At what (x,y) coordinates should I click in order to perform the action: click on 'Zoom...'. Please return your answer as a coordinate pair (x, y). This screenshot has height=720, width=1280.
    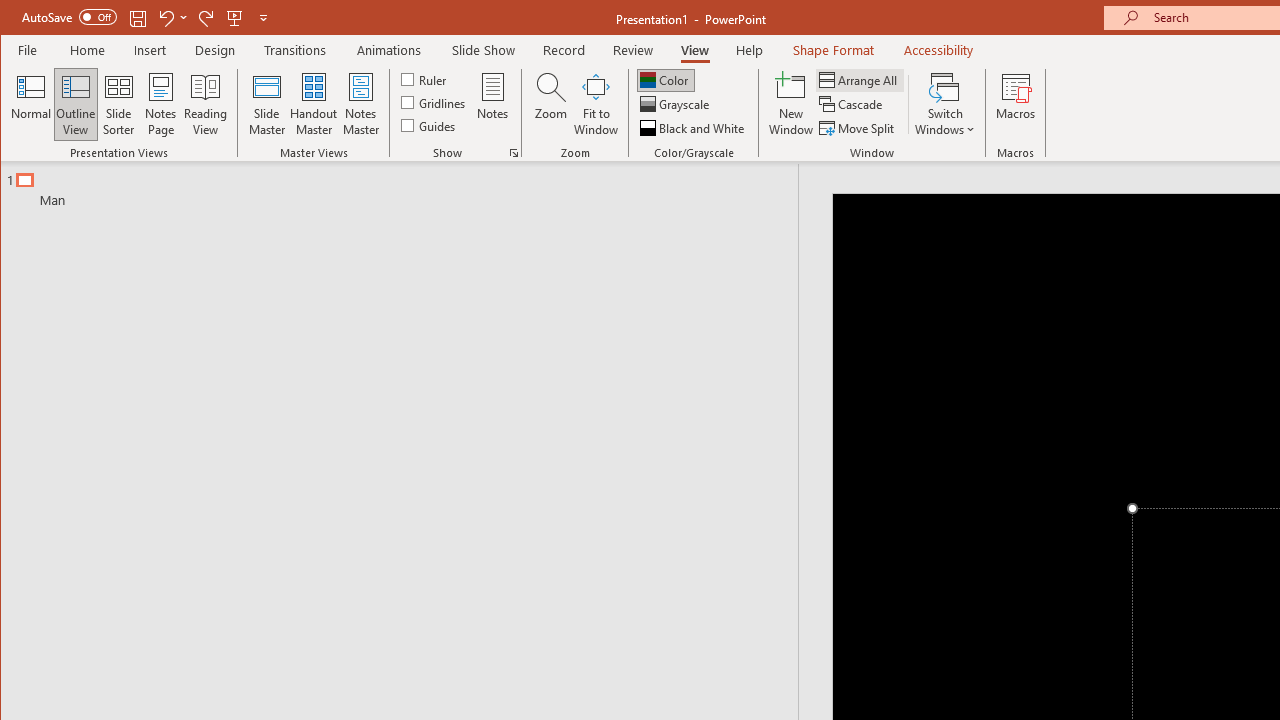
    Looking at the image, I should click on (551, 104).